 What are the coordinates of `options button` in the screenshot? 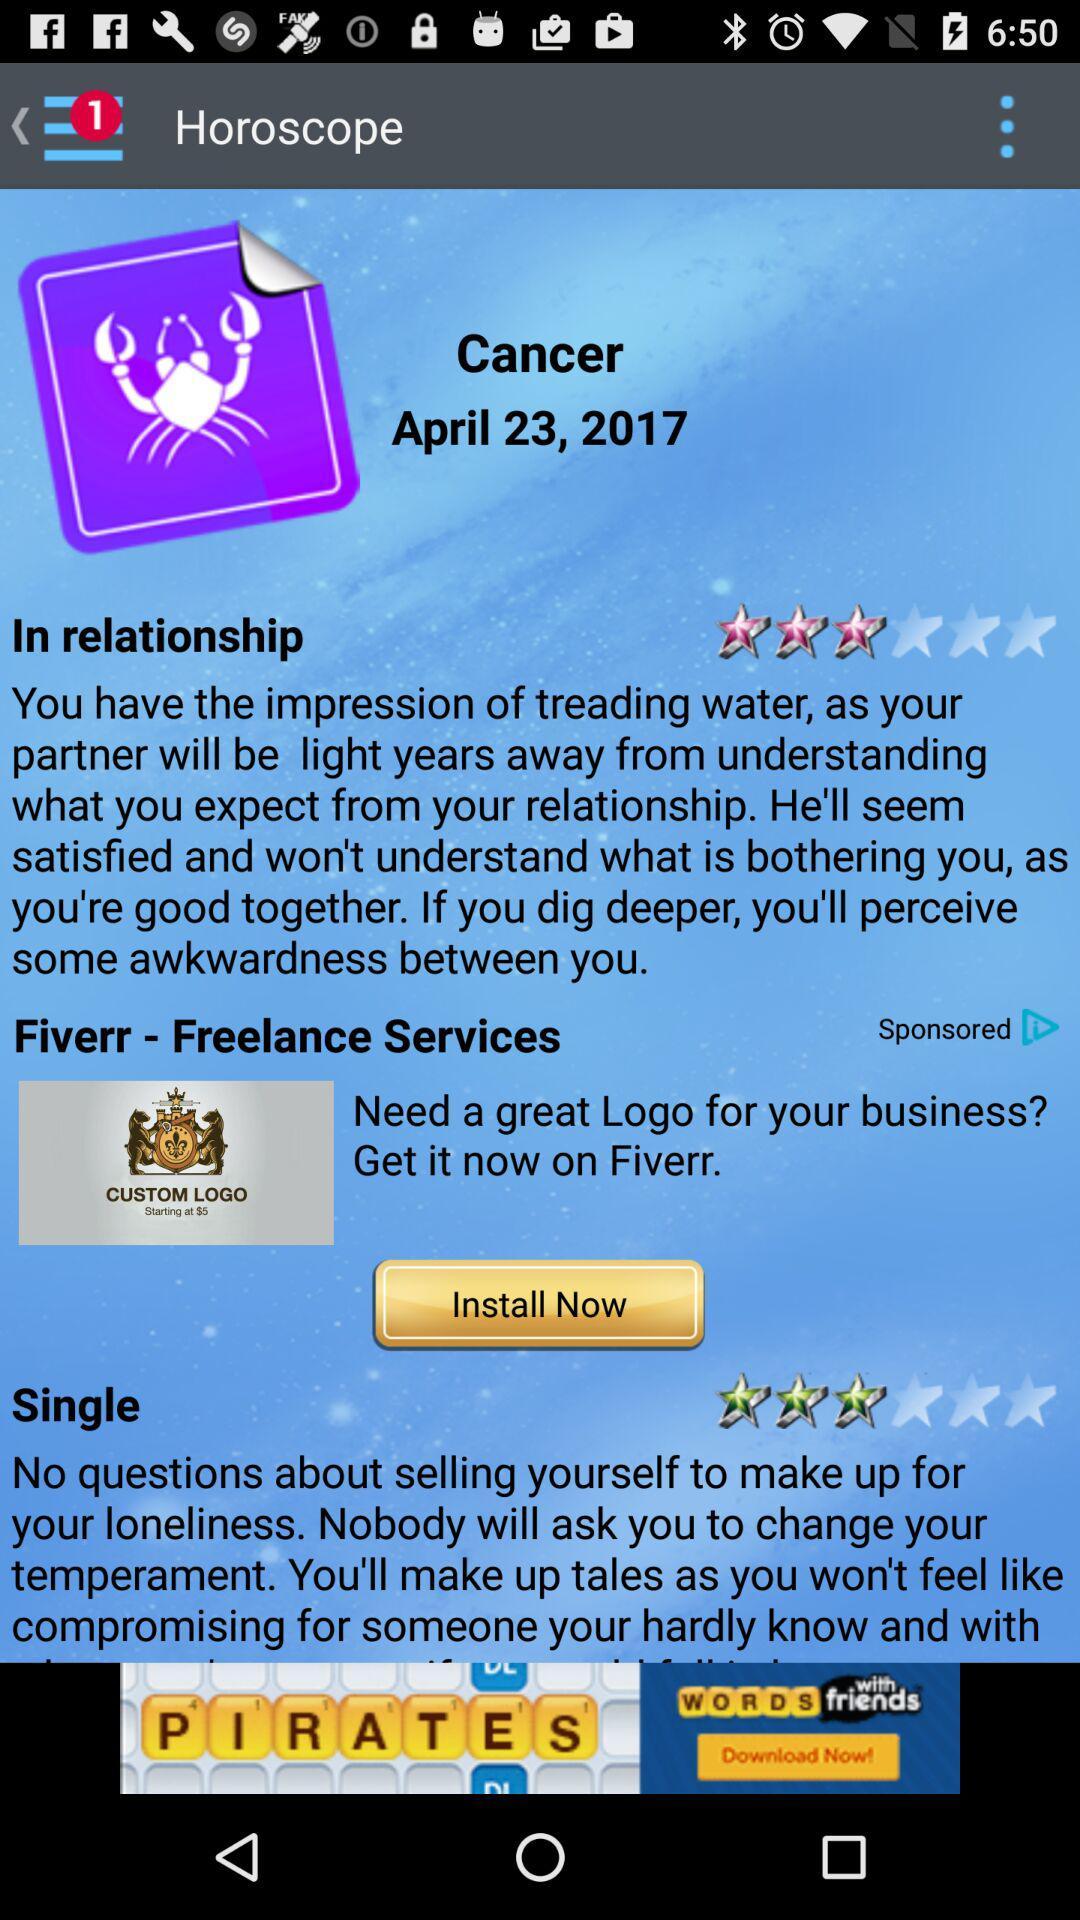 It's located at (1006, 124).